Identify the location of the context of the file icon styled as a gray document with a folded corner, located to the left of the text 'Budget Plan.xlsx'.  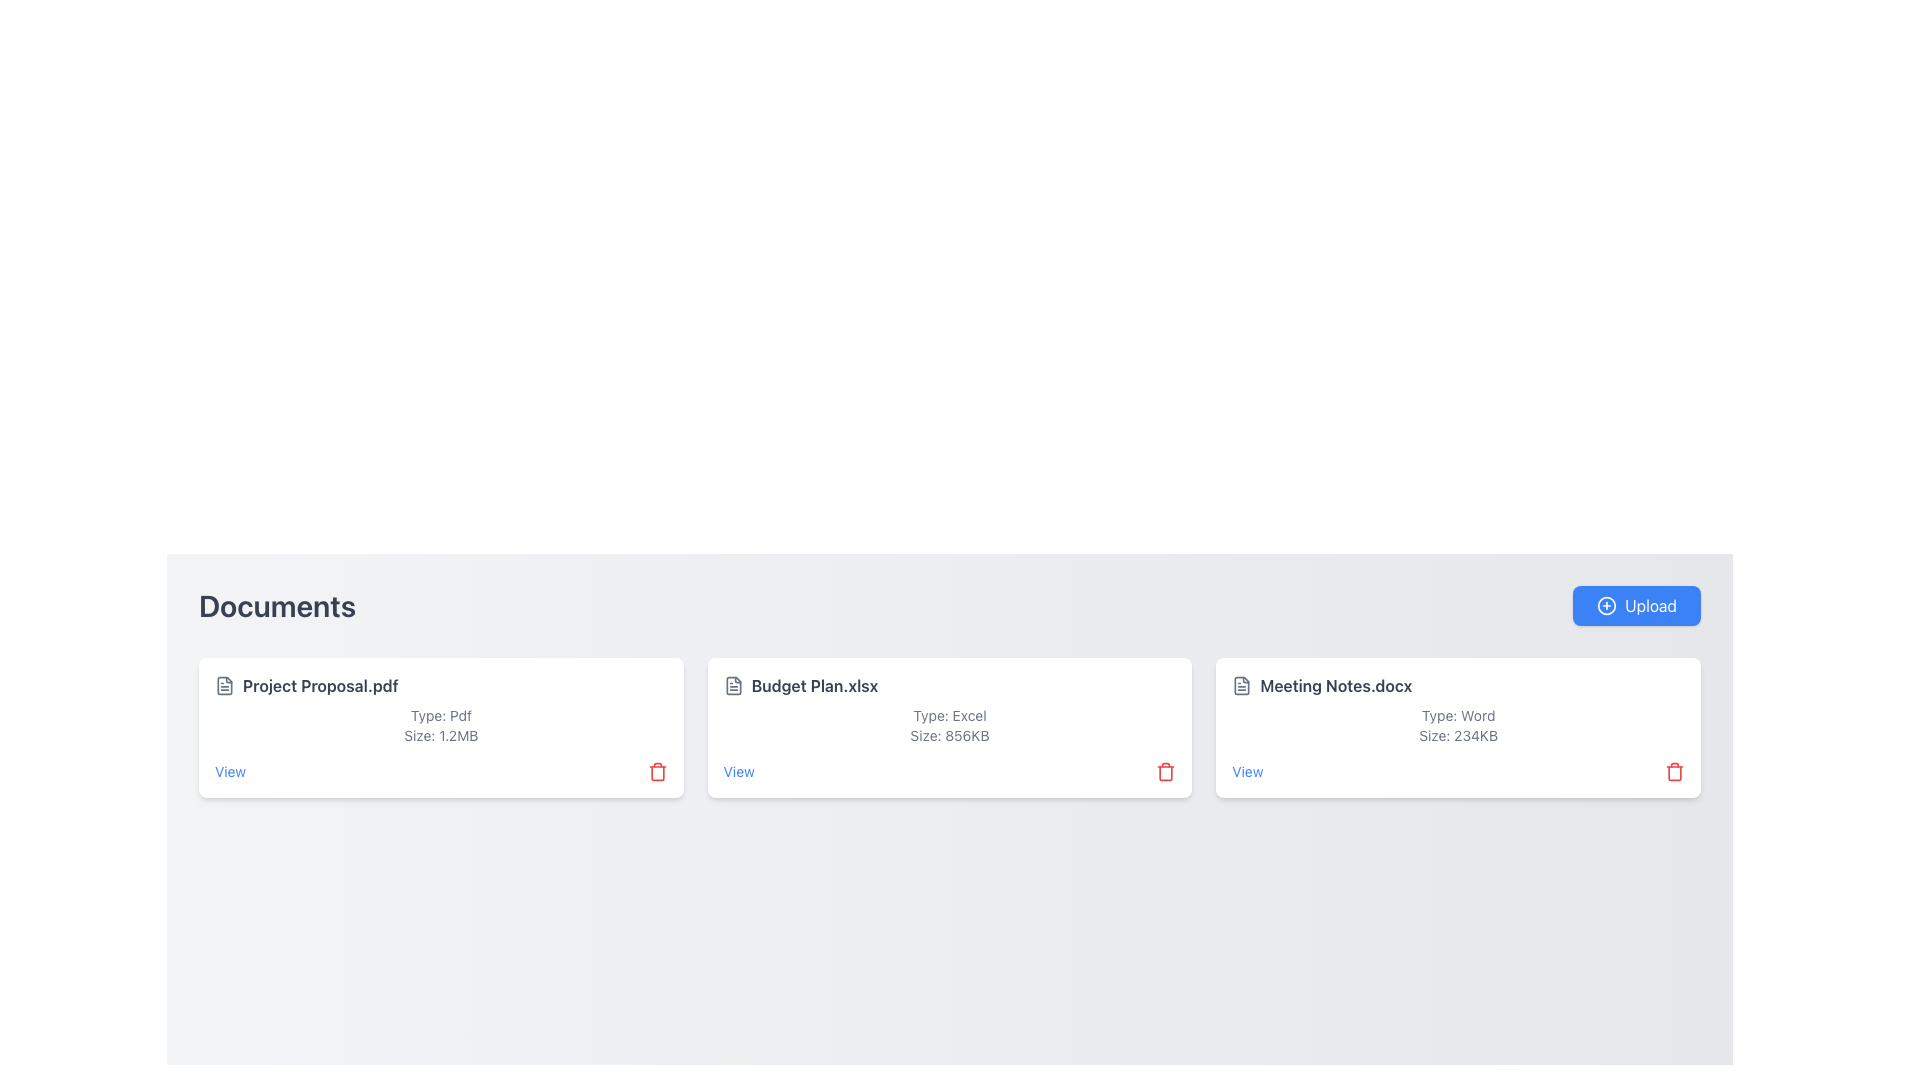
(732, 685).